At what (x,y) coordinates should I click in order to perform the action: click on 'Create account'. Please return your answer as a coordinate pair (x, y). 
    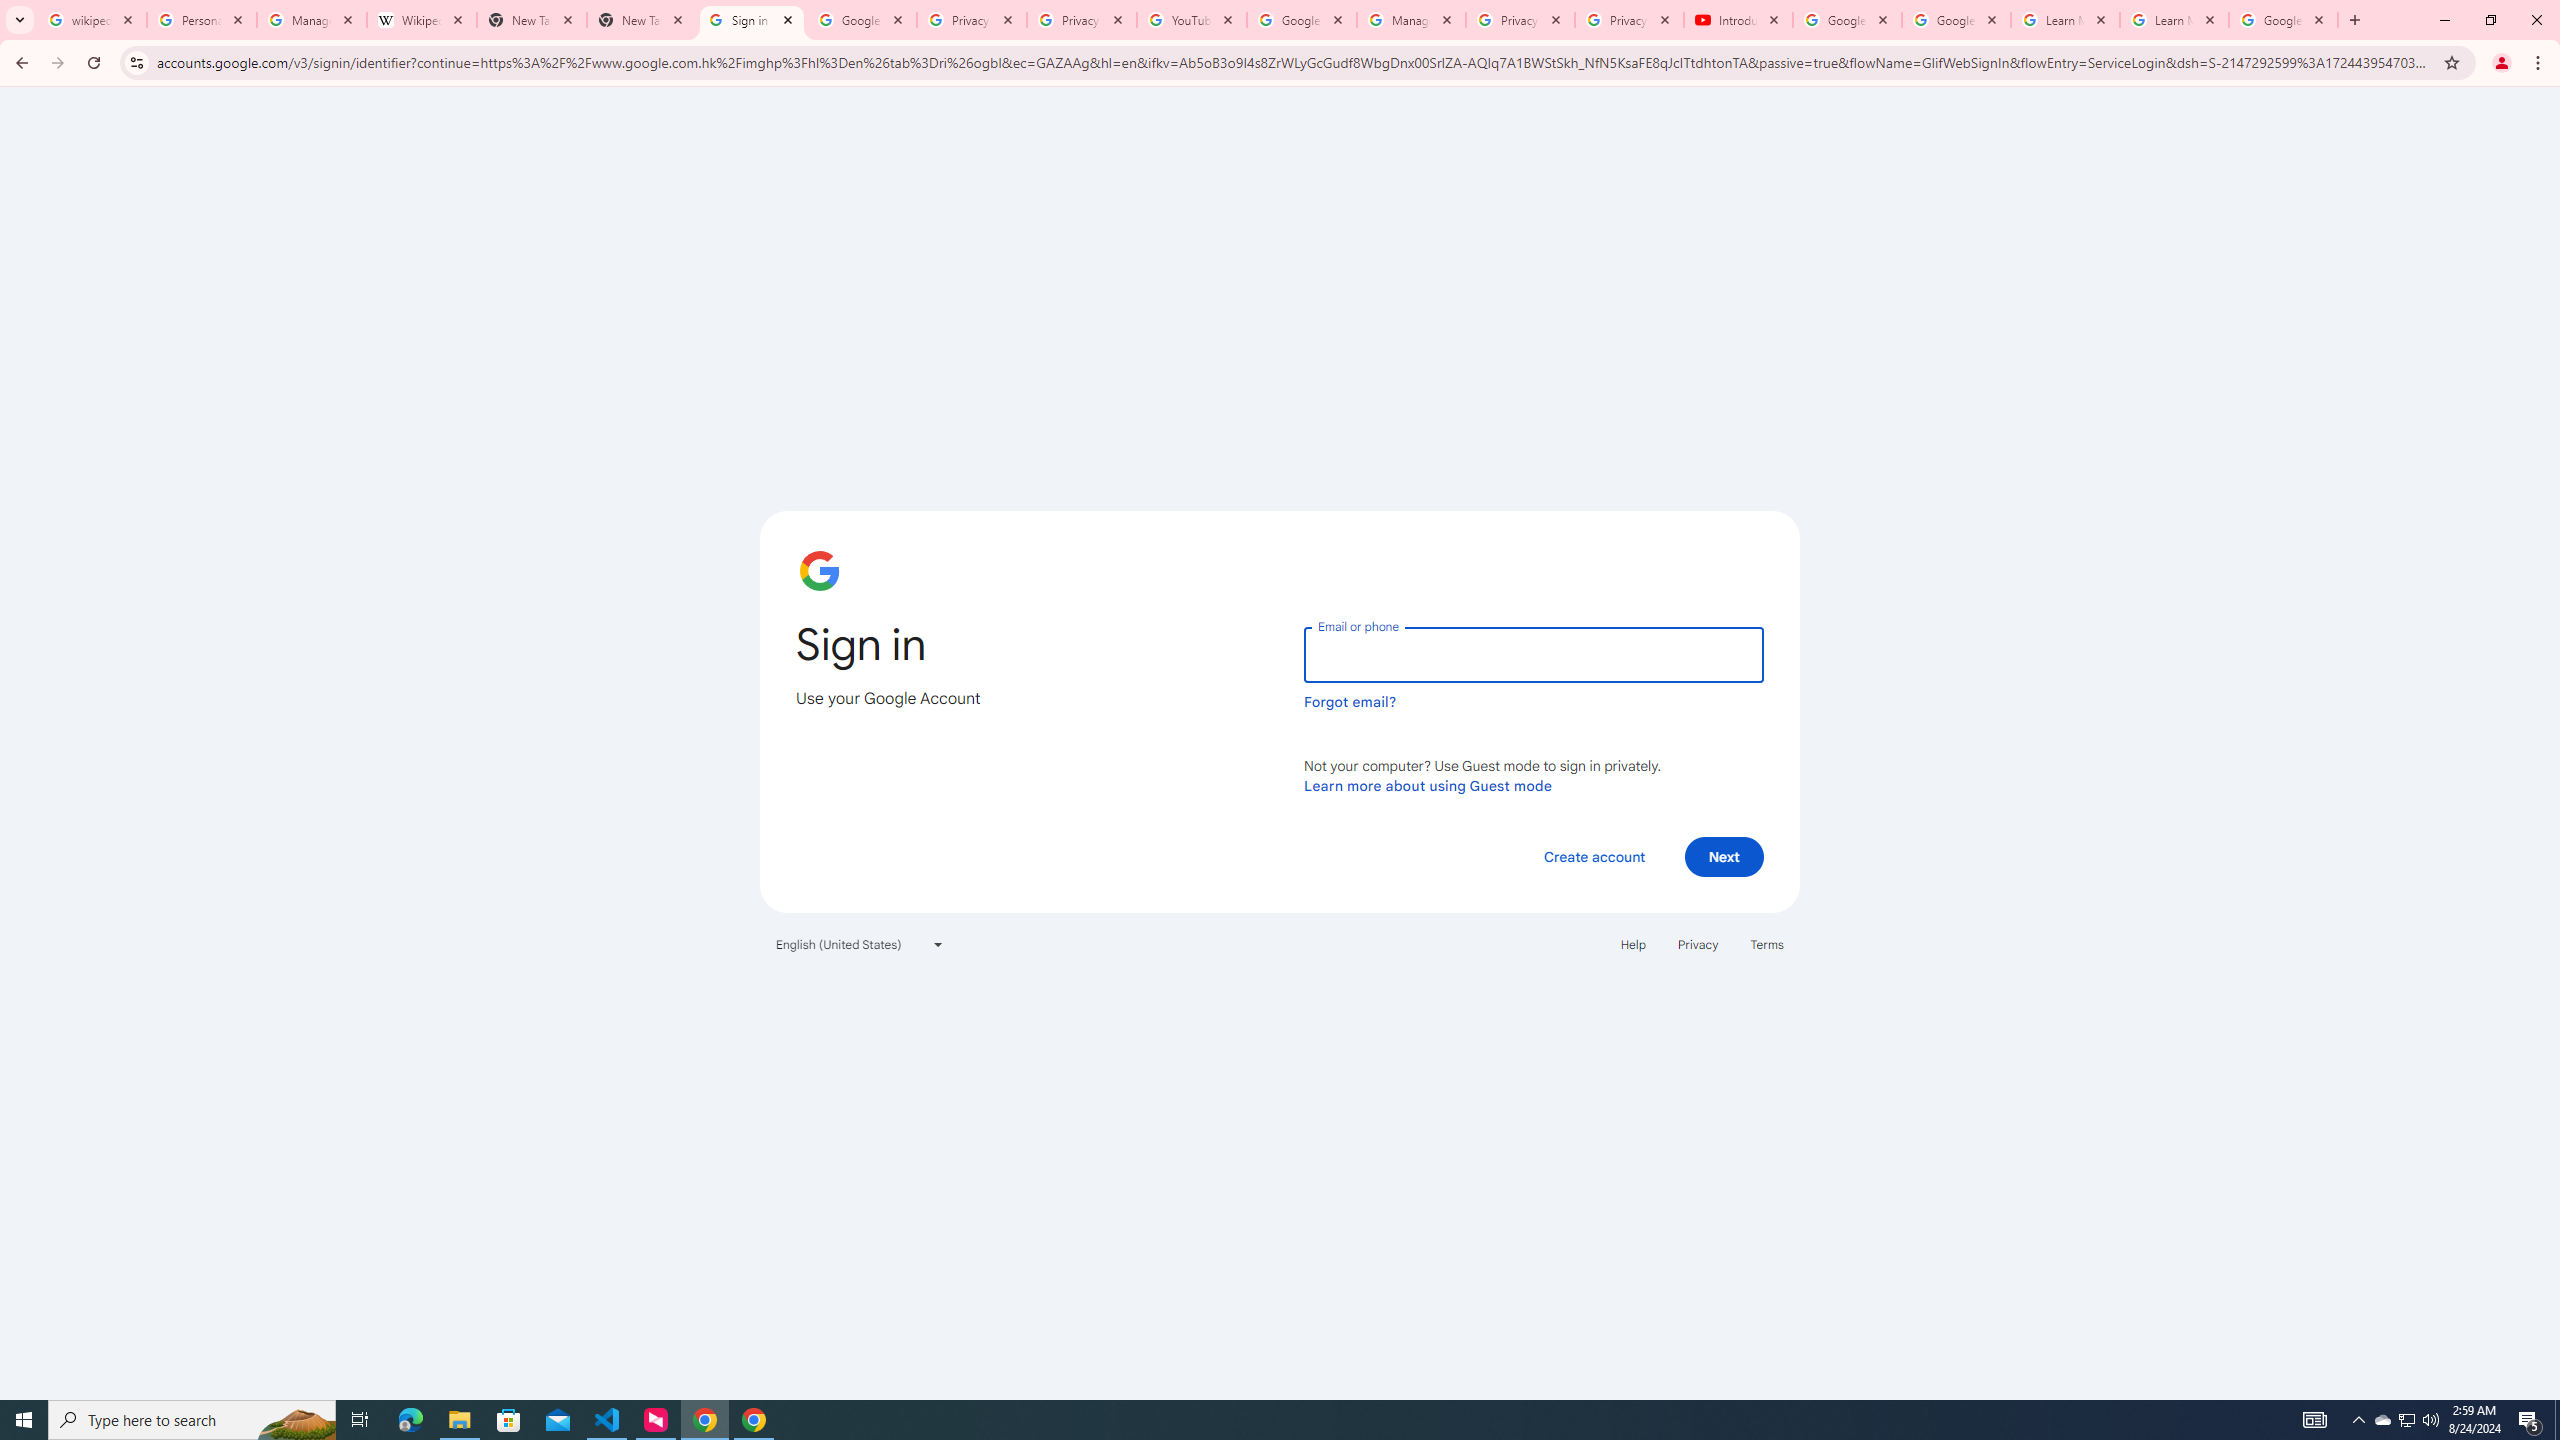
    Looking at the image, I should click on (1593, 855).